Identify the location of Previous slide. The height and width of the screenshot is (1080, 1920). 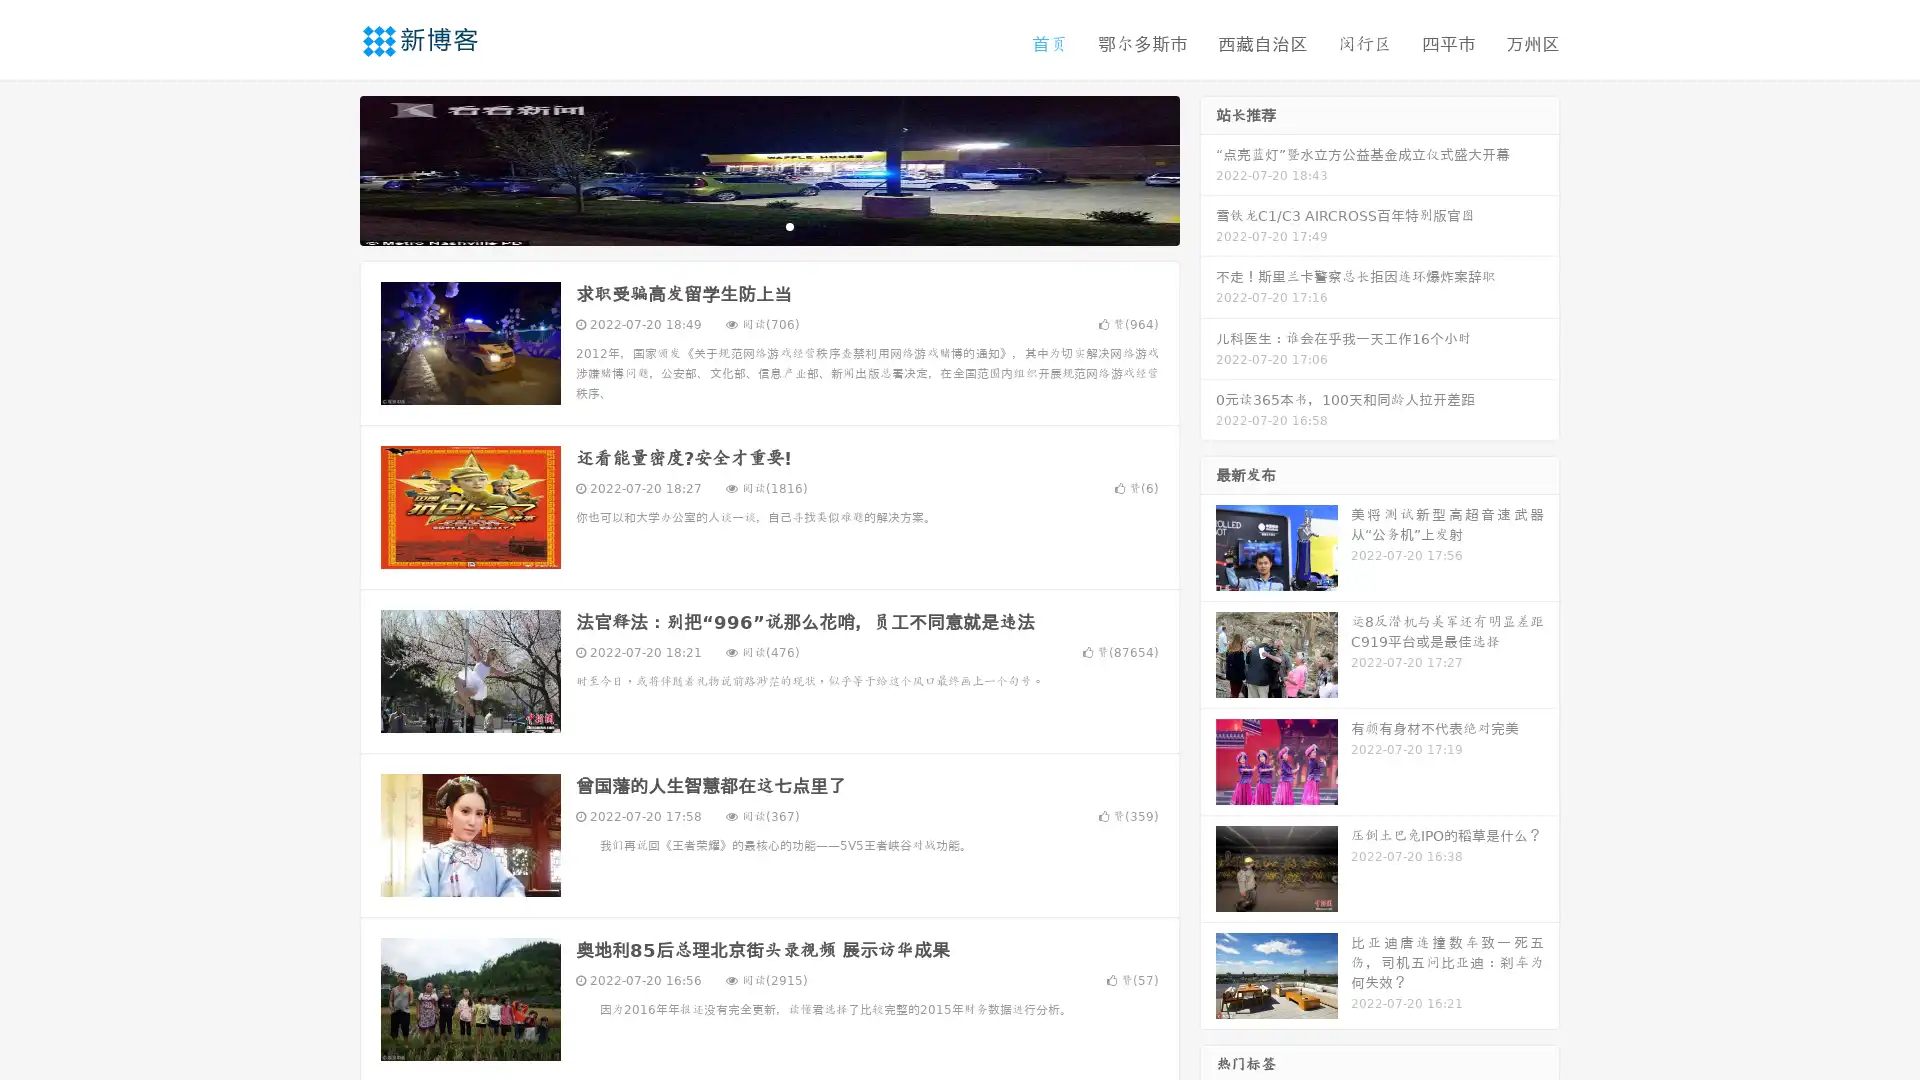
(330, 168).